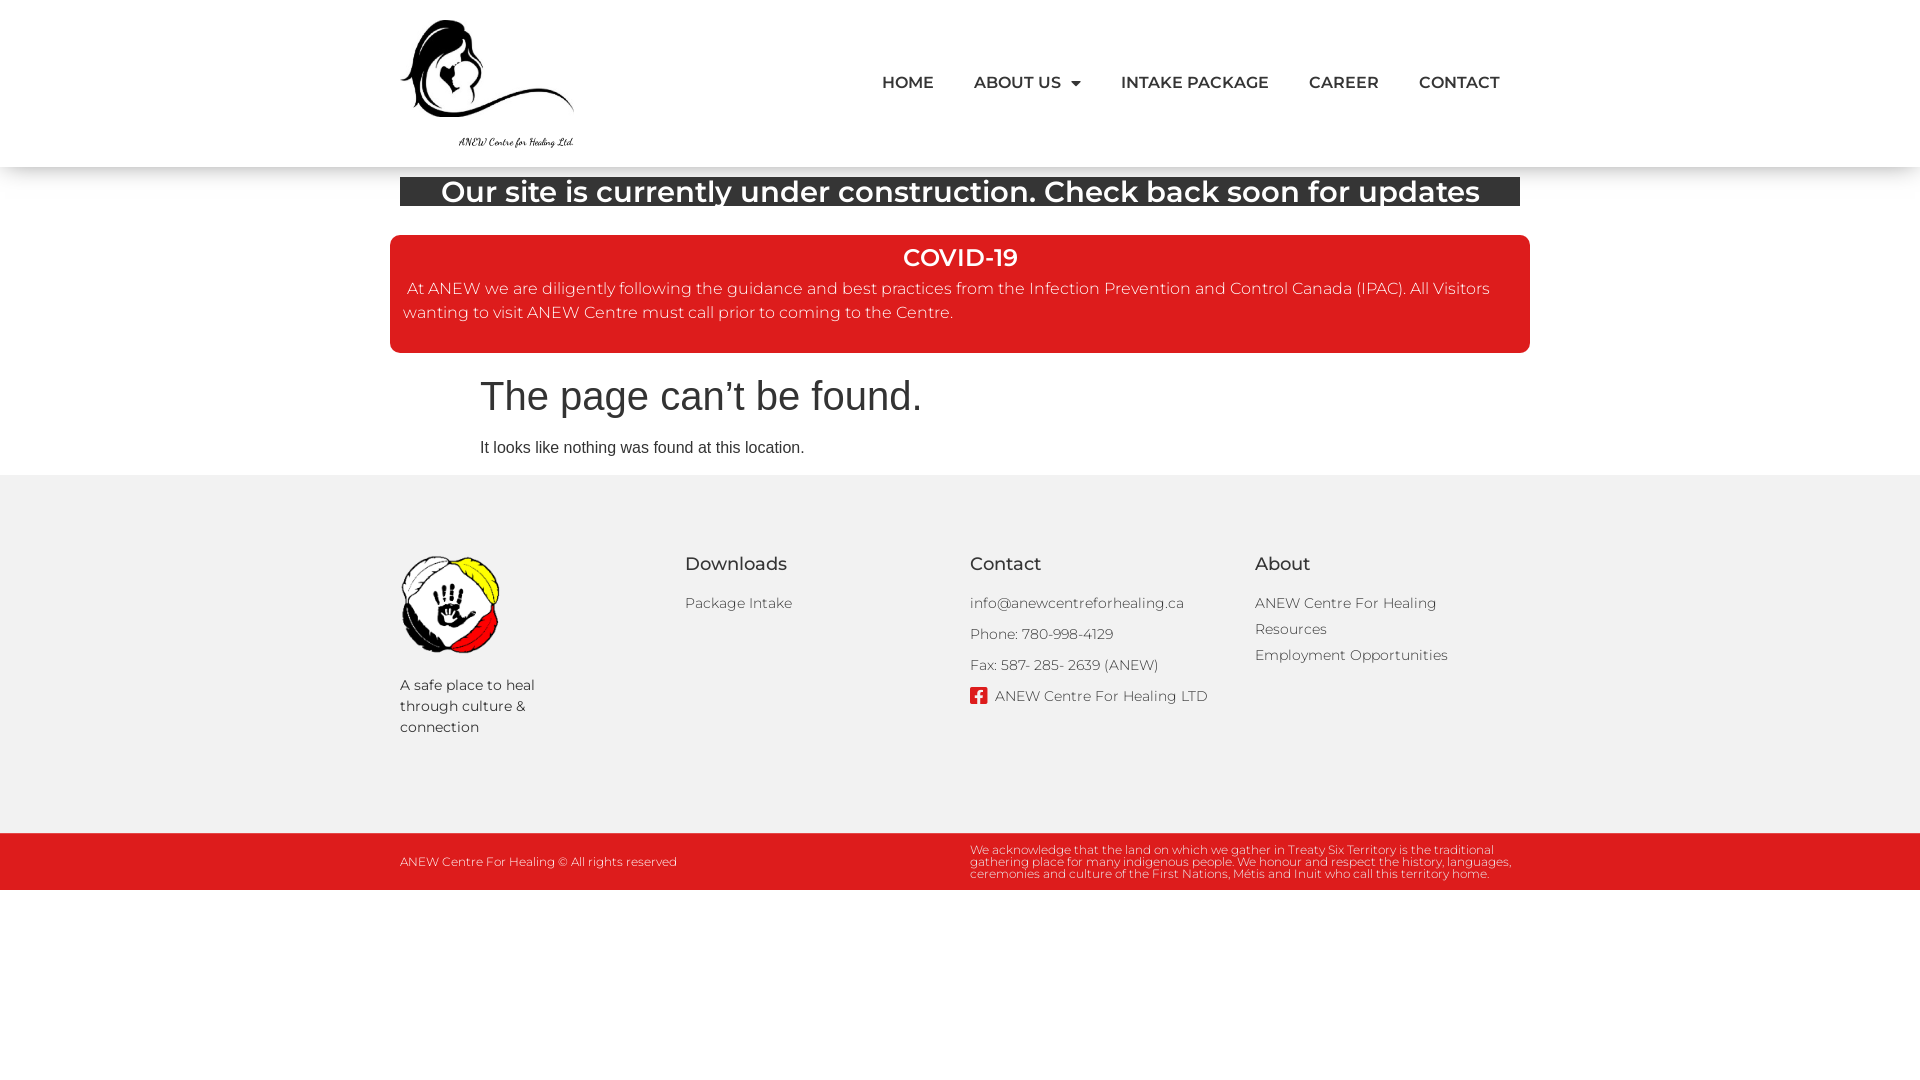 The width and height of the screenshot is (1920, 1080). I want to click on 'Package Intake', so click(685, 602).